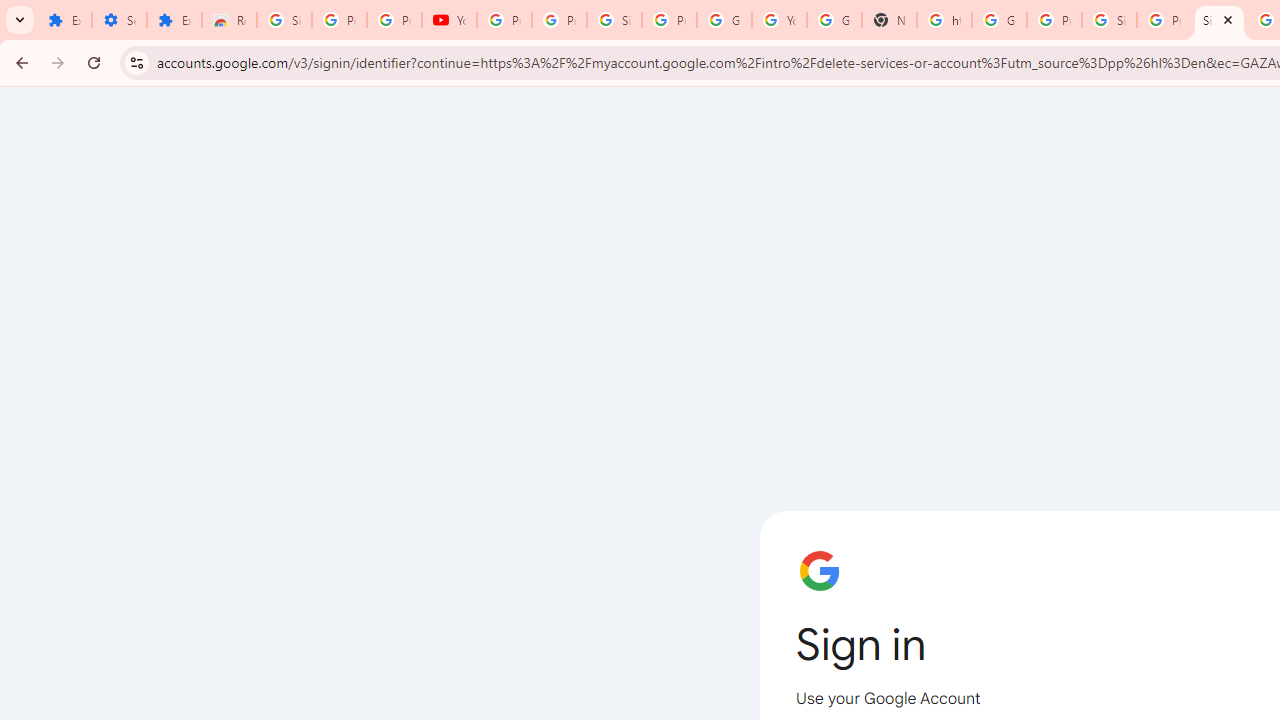 The image size is (1280, 720). Describe the element at coordinates (229, 20) in the screenshot. I see `'Reviews: Helix Fruit Jump Arcade Game'` at that location.